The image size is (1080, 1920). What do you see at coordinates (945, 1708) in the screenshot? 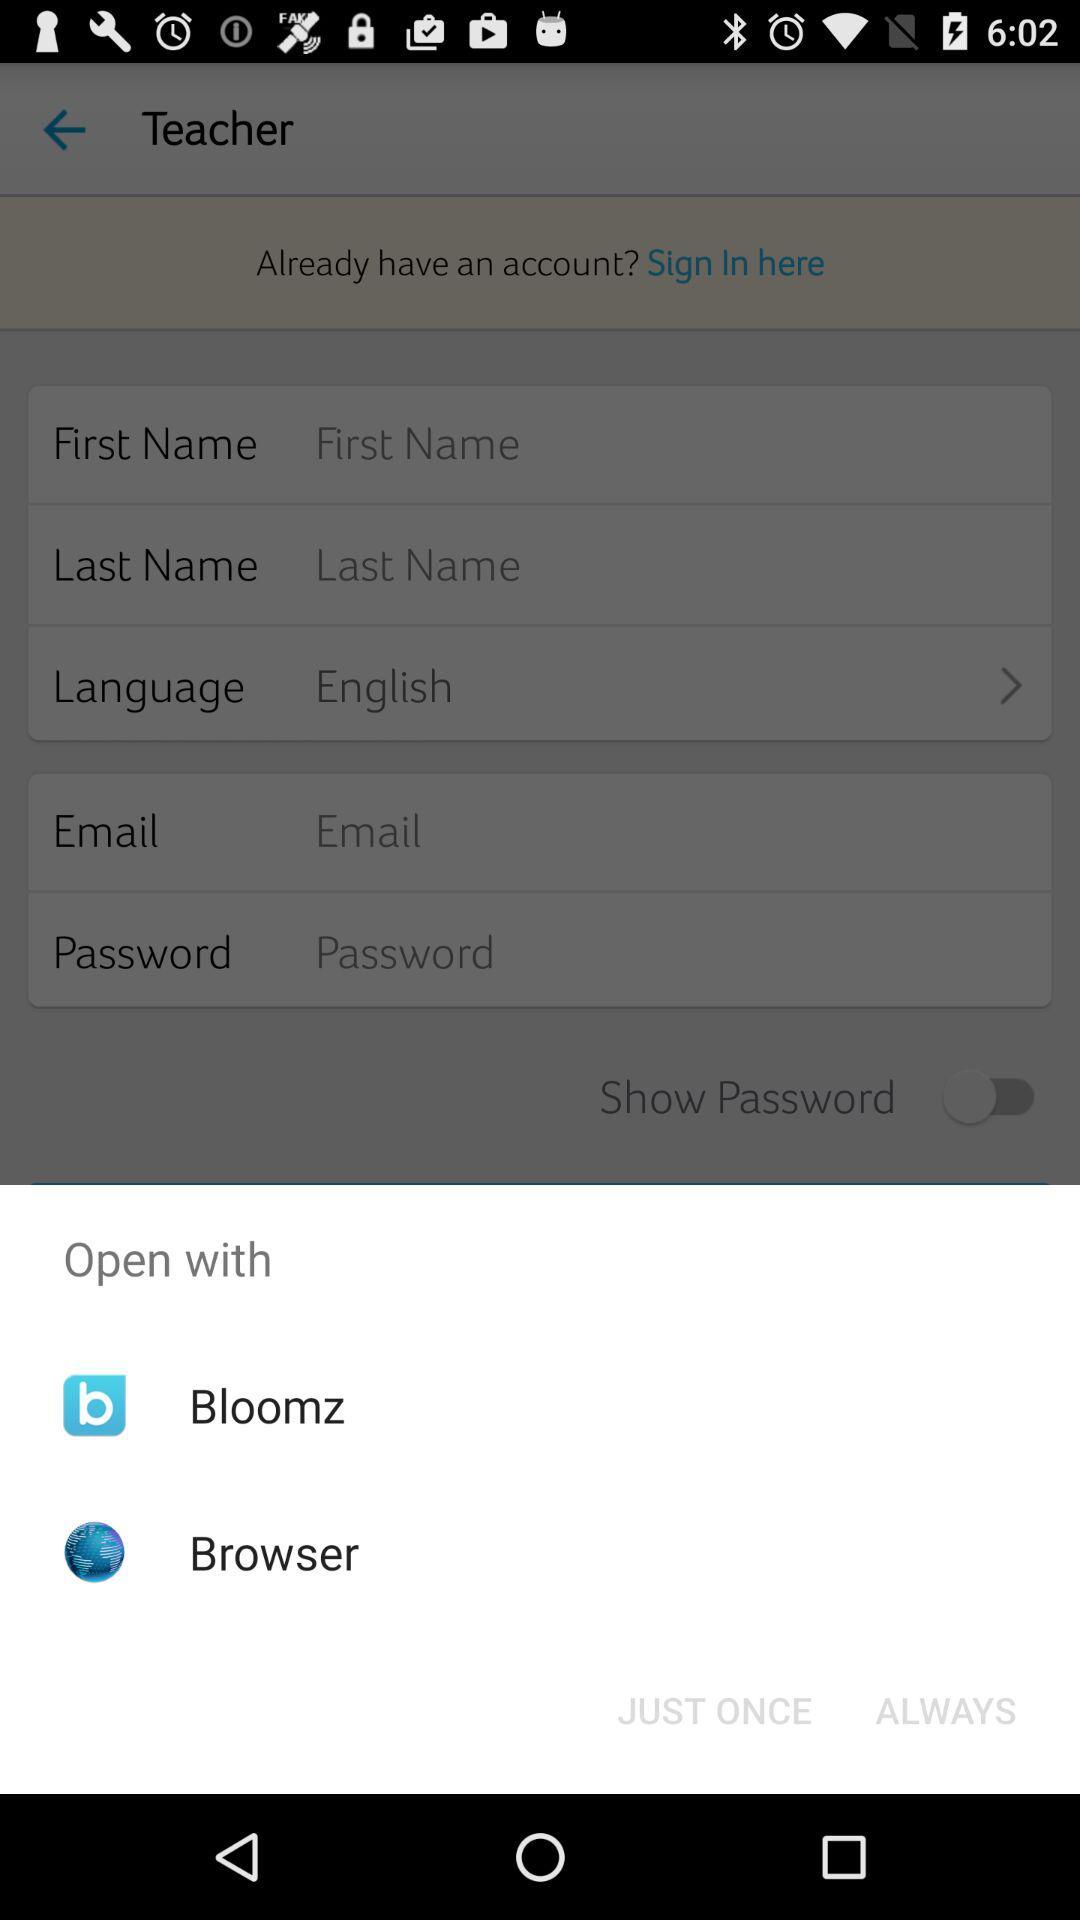
I see `the always item` at bounding box center [945, 1708].